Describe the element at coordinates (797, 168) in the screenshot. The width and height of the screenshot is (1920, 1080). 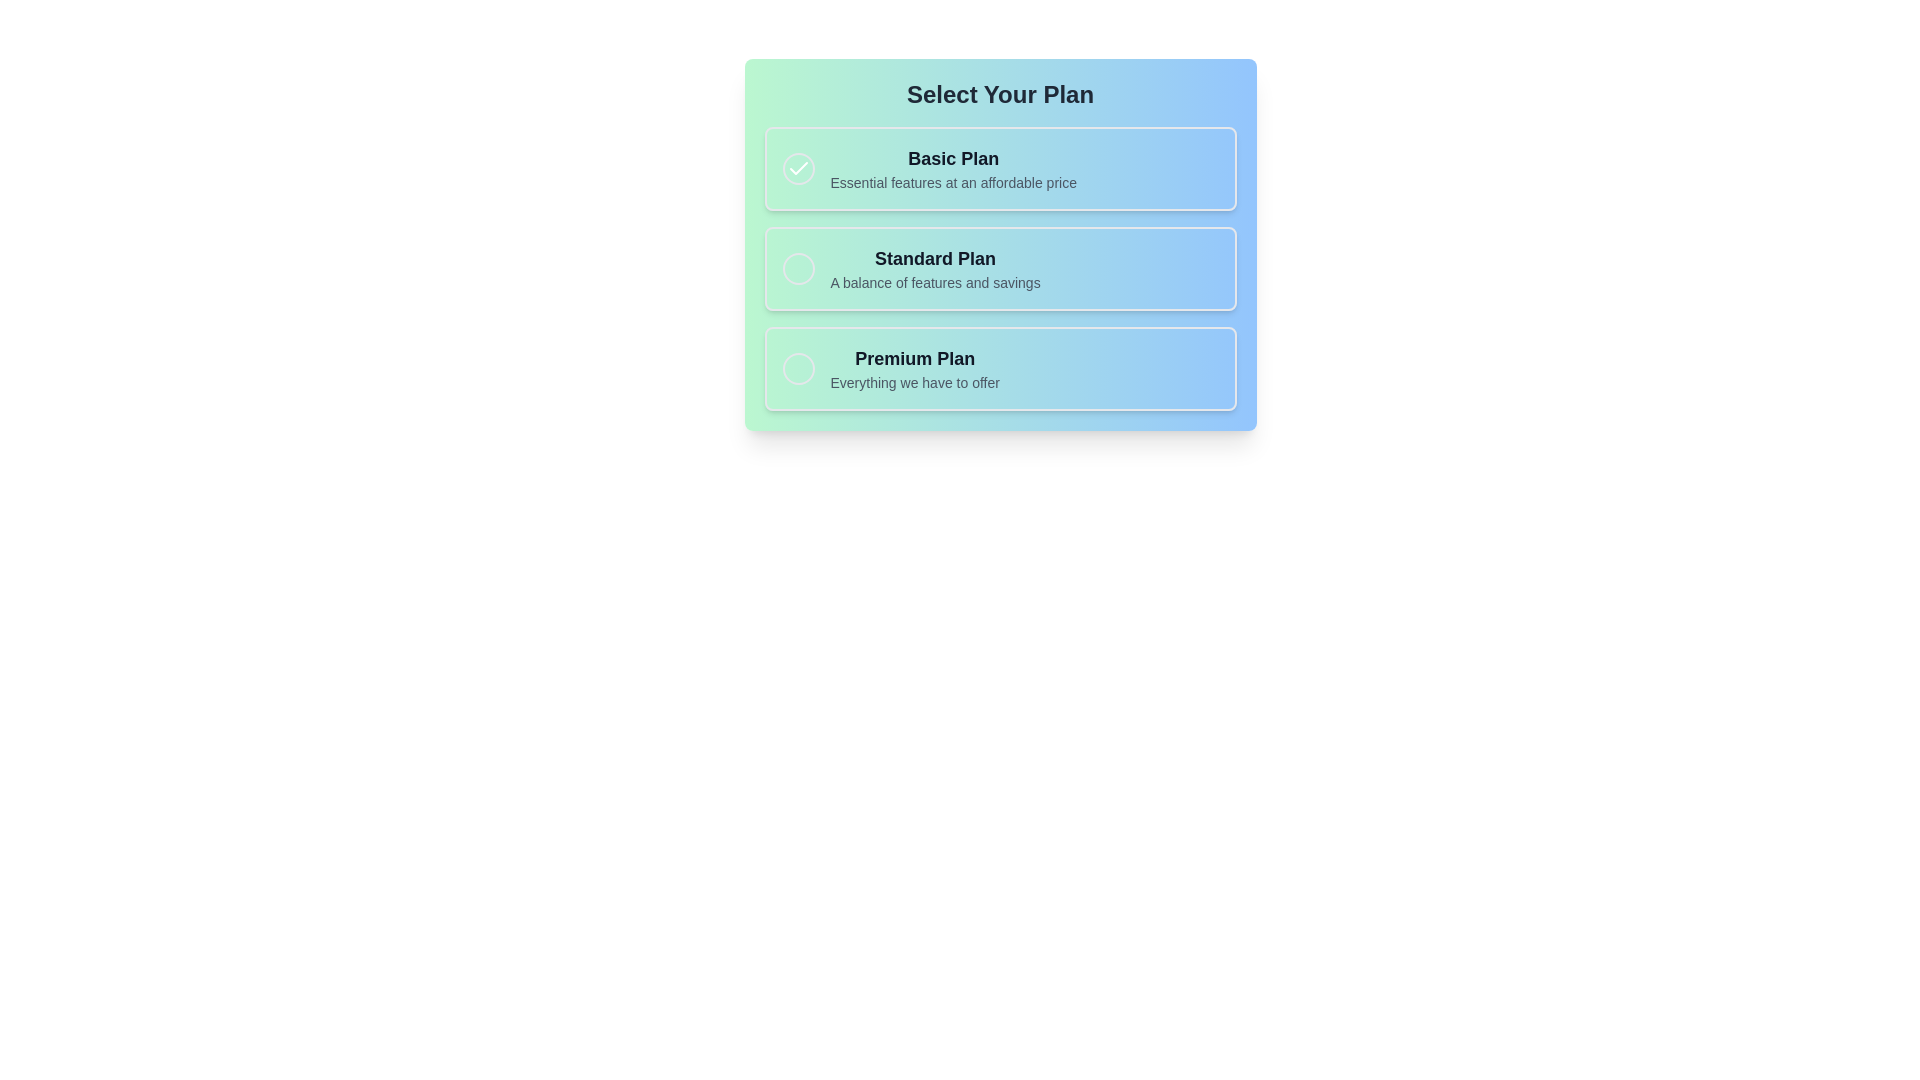
I see `the circular checkbox-like indicator` at that location.